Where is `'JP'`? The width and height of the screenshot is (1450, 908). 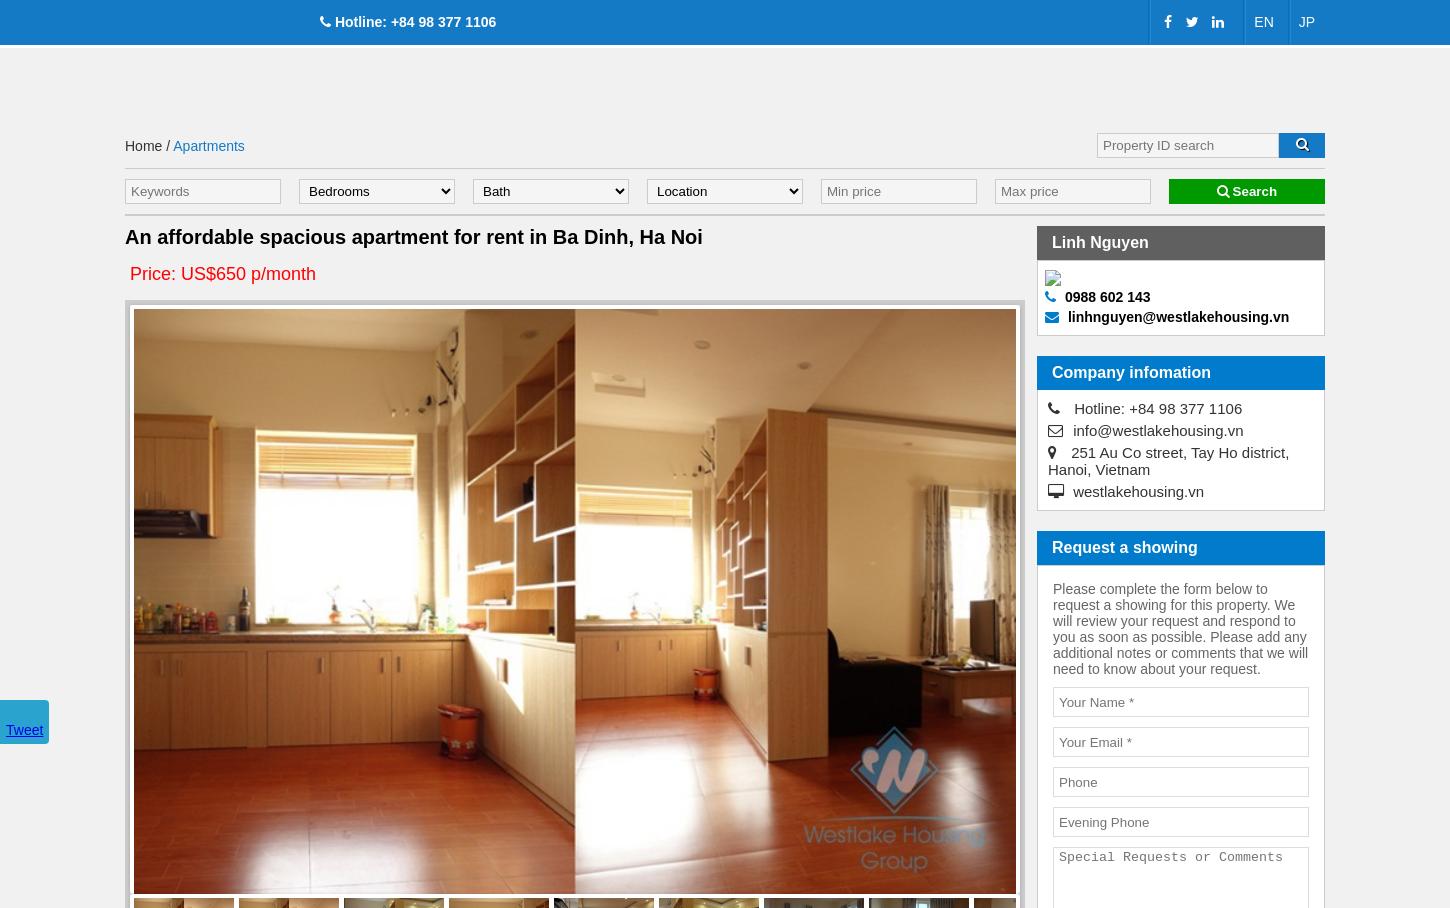 'JP' is located at coordinates (1306, 20).